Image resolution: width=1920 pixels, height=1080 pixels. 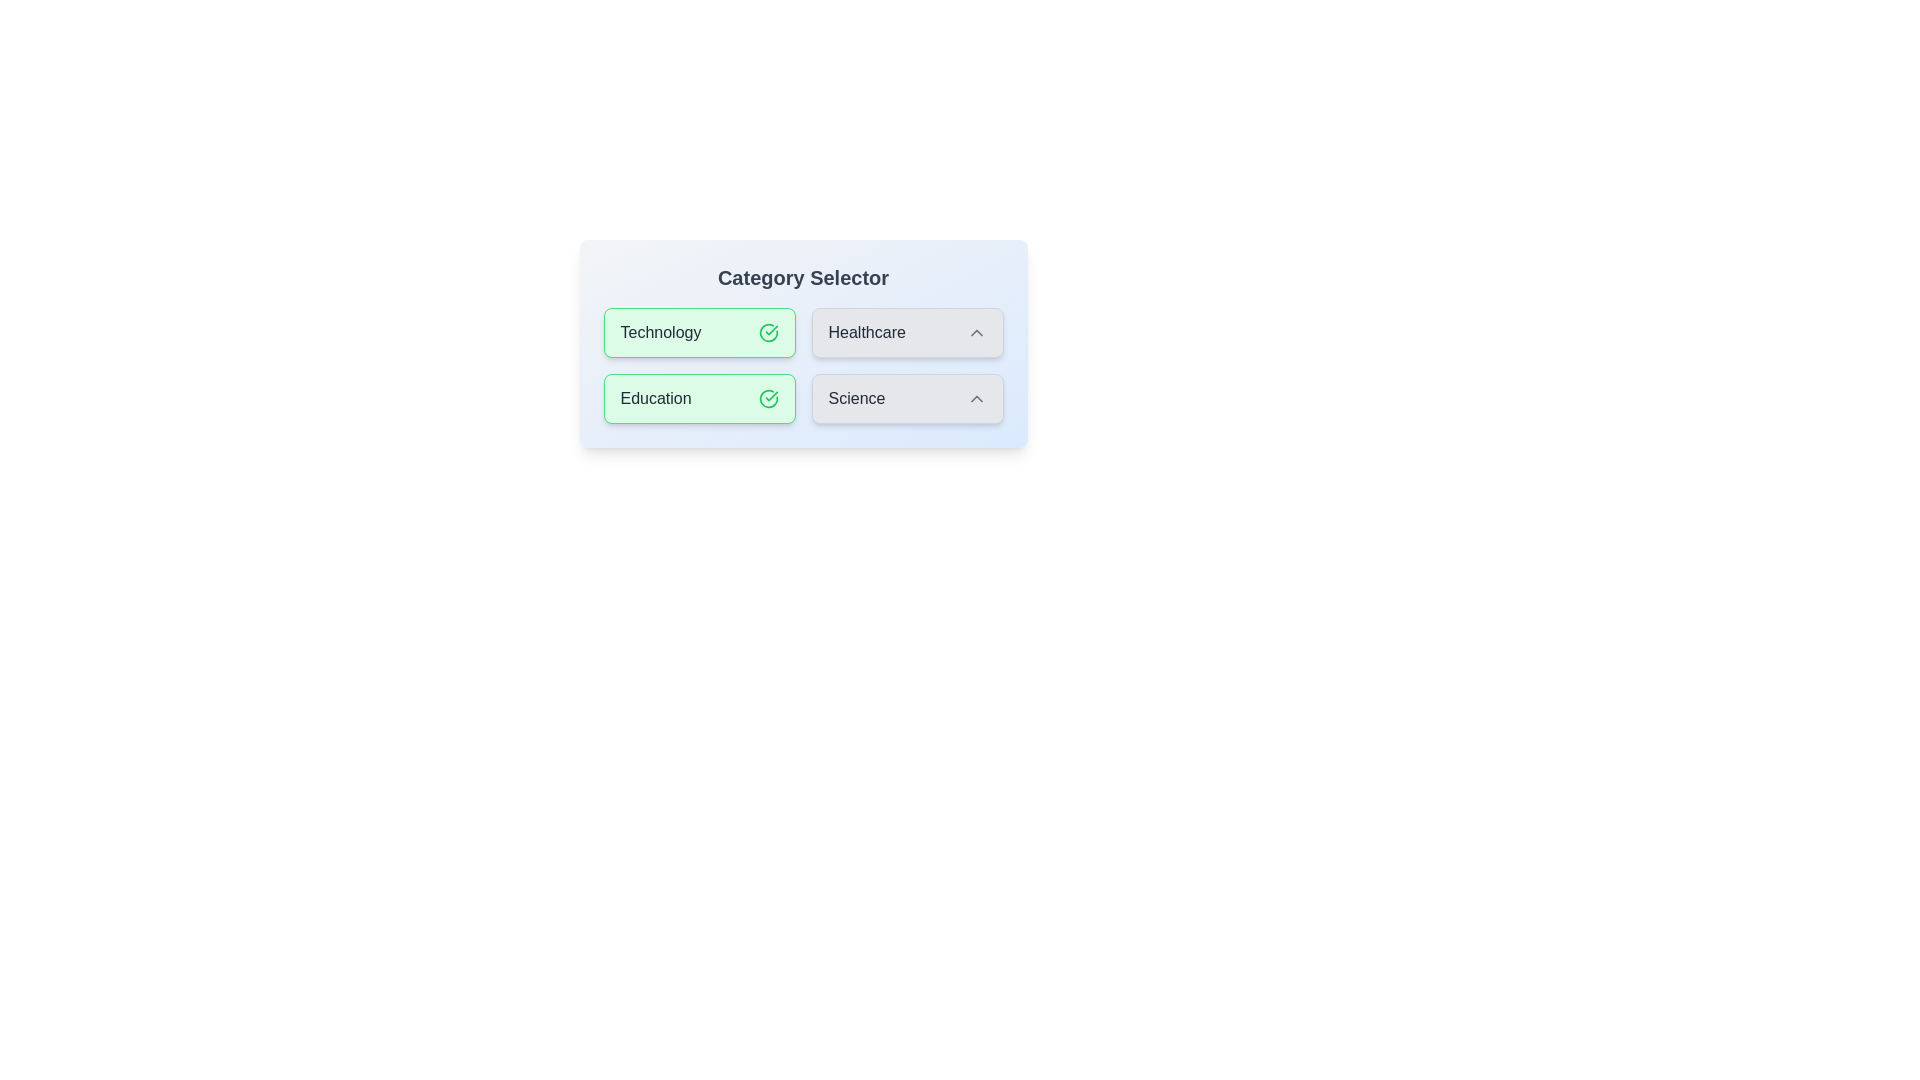 I want to click on the category Education, so click(x=699, y=398).